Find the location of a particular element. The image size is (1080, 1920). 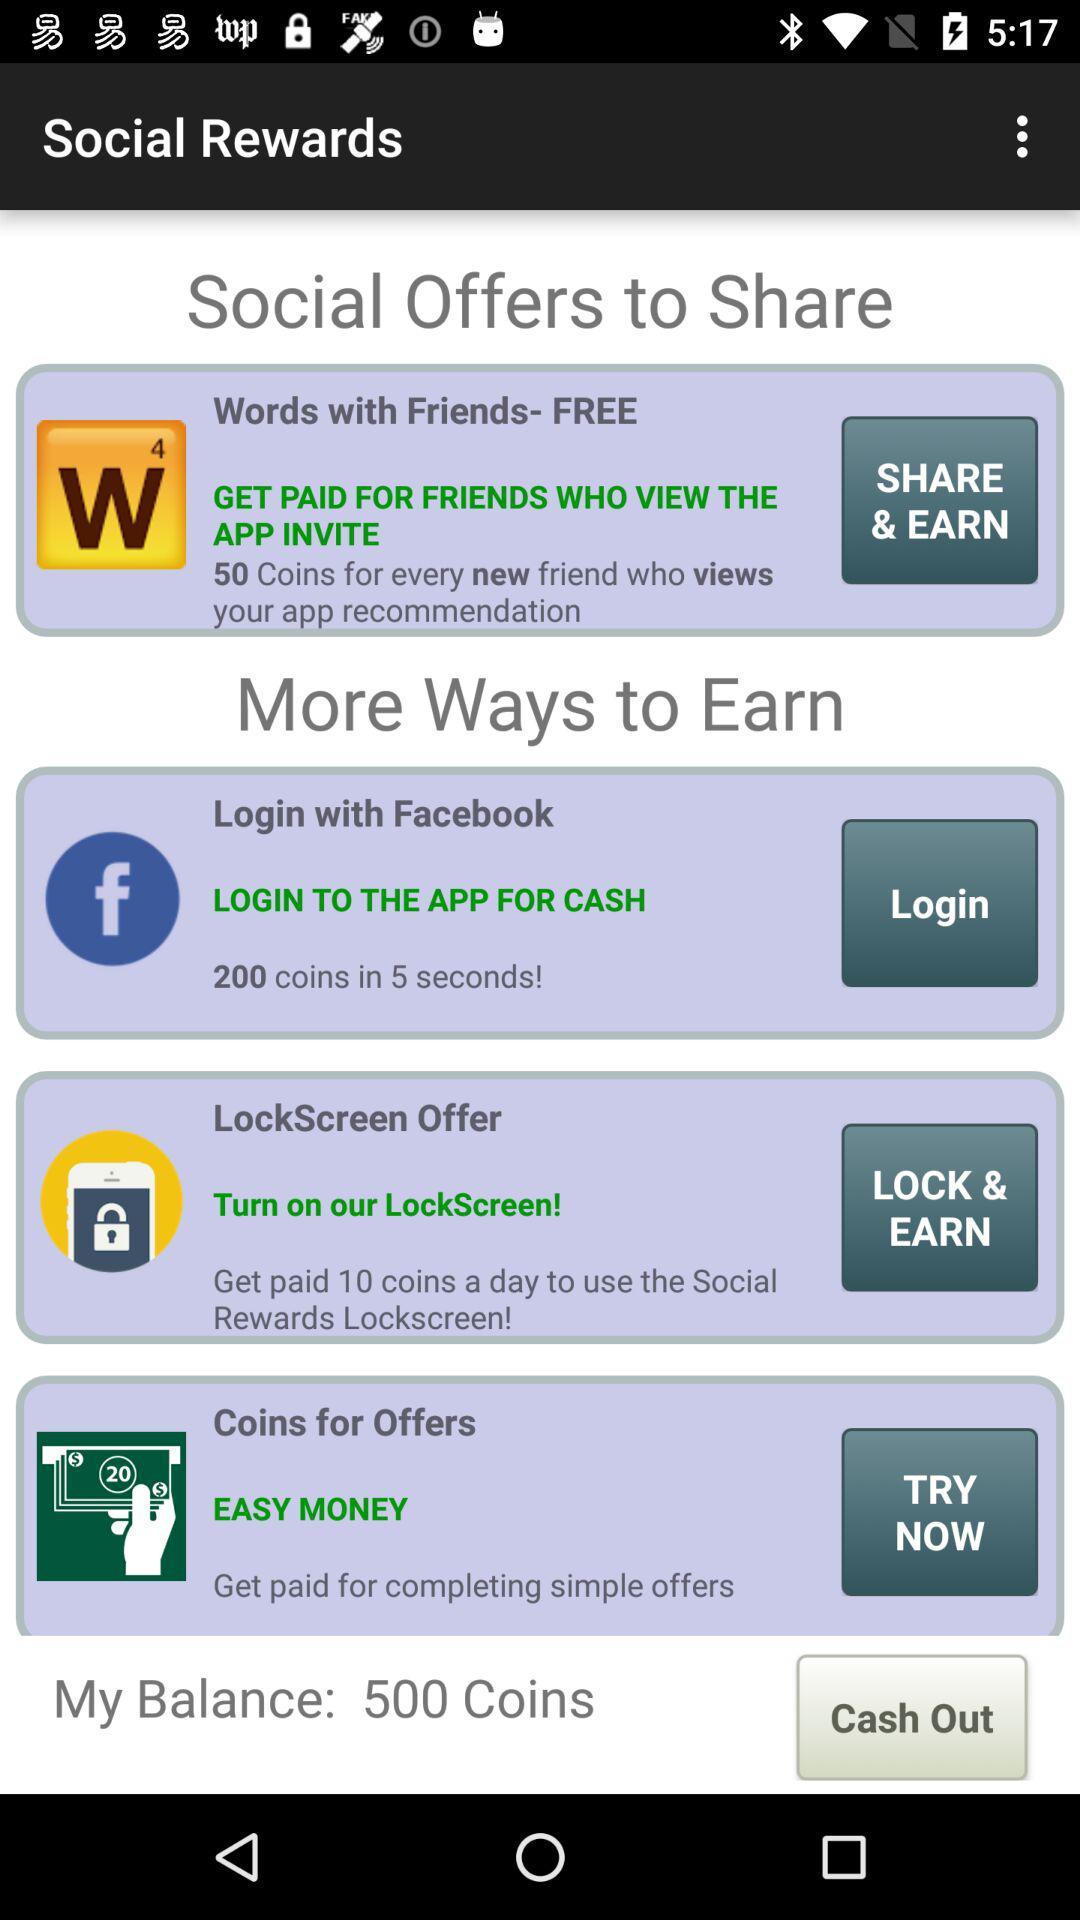

the item to the right of lockscreen offer icon is located at coordinates (939, 1206).